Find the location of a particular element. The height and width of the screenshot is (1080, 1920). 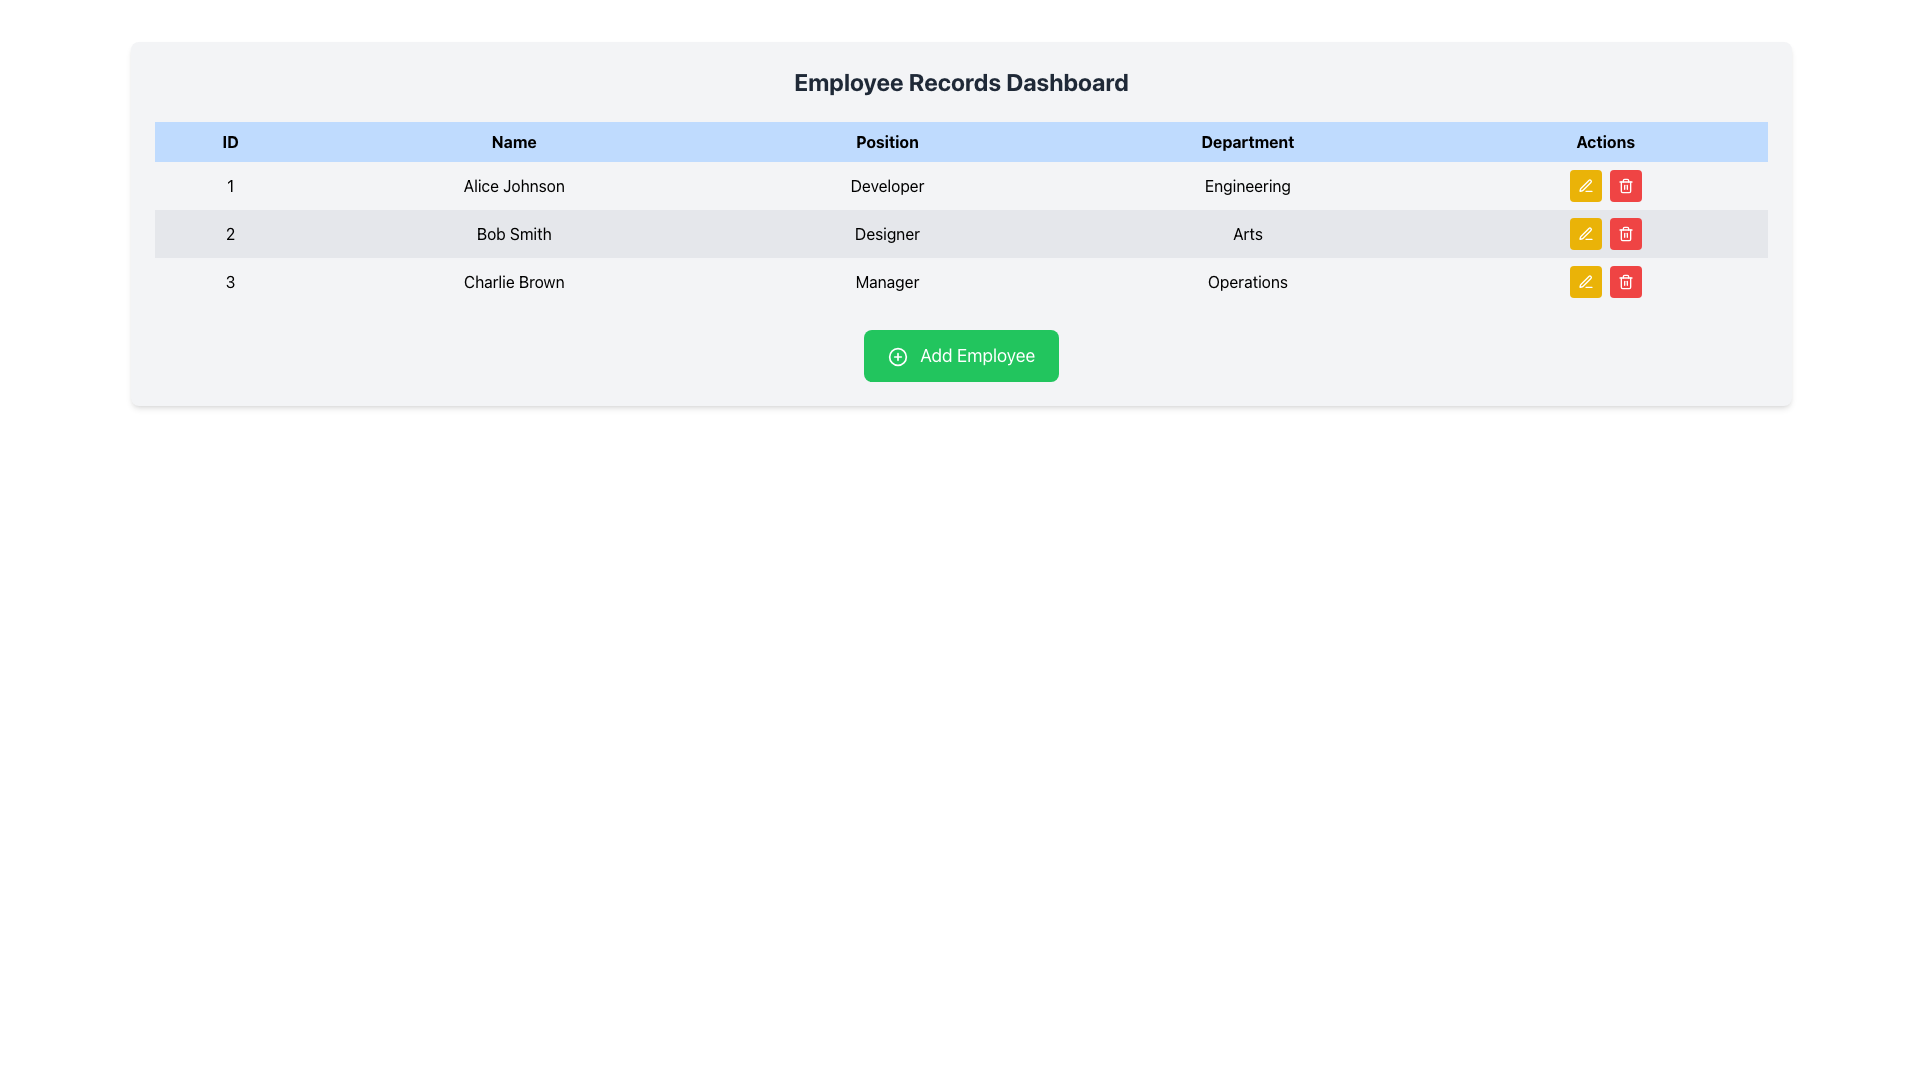

the decorative SVG circle within the 'Add Employee' button, which enhances its visual representation and is located at the center of the button is located at coordinates (896, 356).